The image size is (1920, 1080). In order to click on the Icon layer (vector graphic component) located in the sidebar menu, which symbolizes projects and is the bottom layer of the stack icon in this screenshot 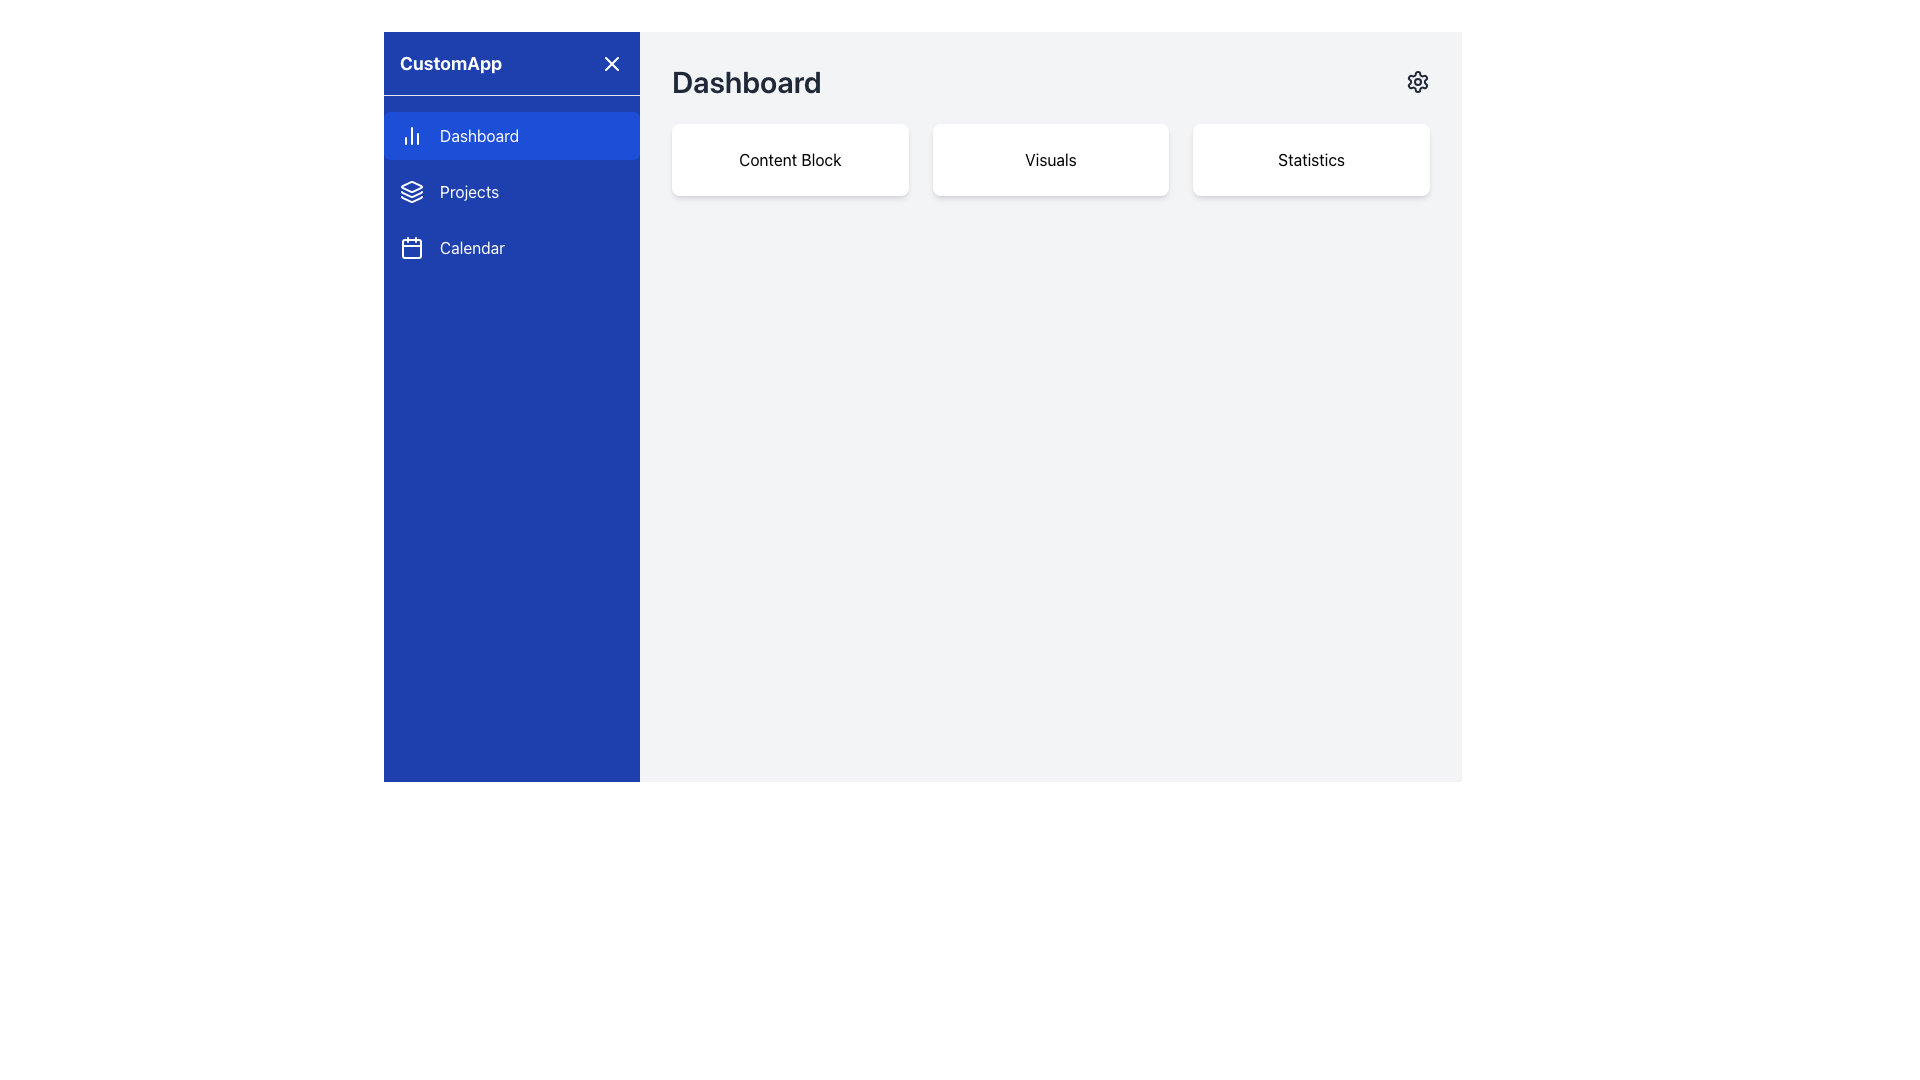, I will do `click(411, 199)`.